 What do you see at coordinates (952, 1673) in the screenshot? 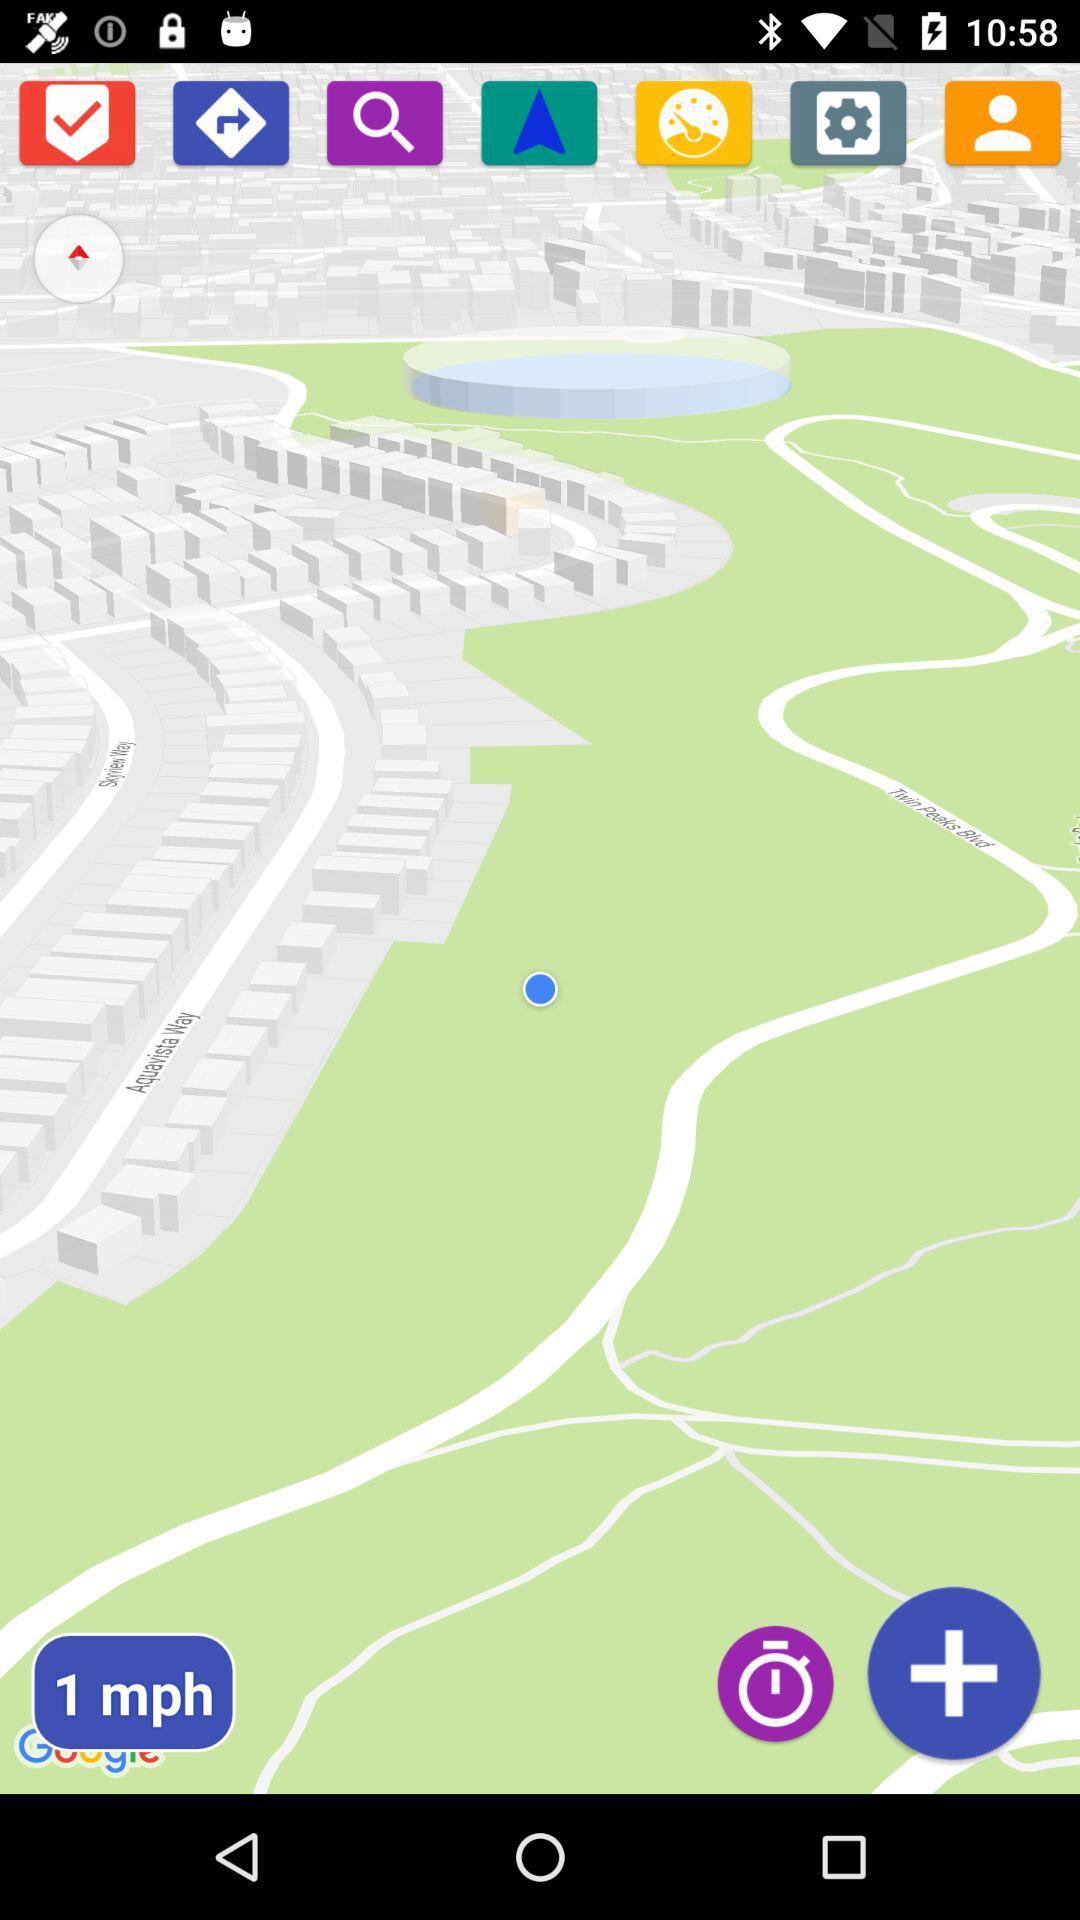
I see `map data` at bounding box center [952, 1673].